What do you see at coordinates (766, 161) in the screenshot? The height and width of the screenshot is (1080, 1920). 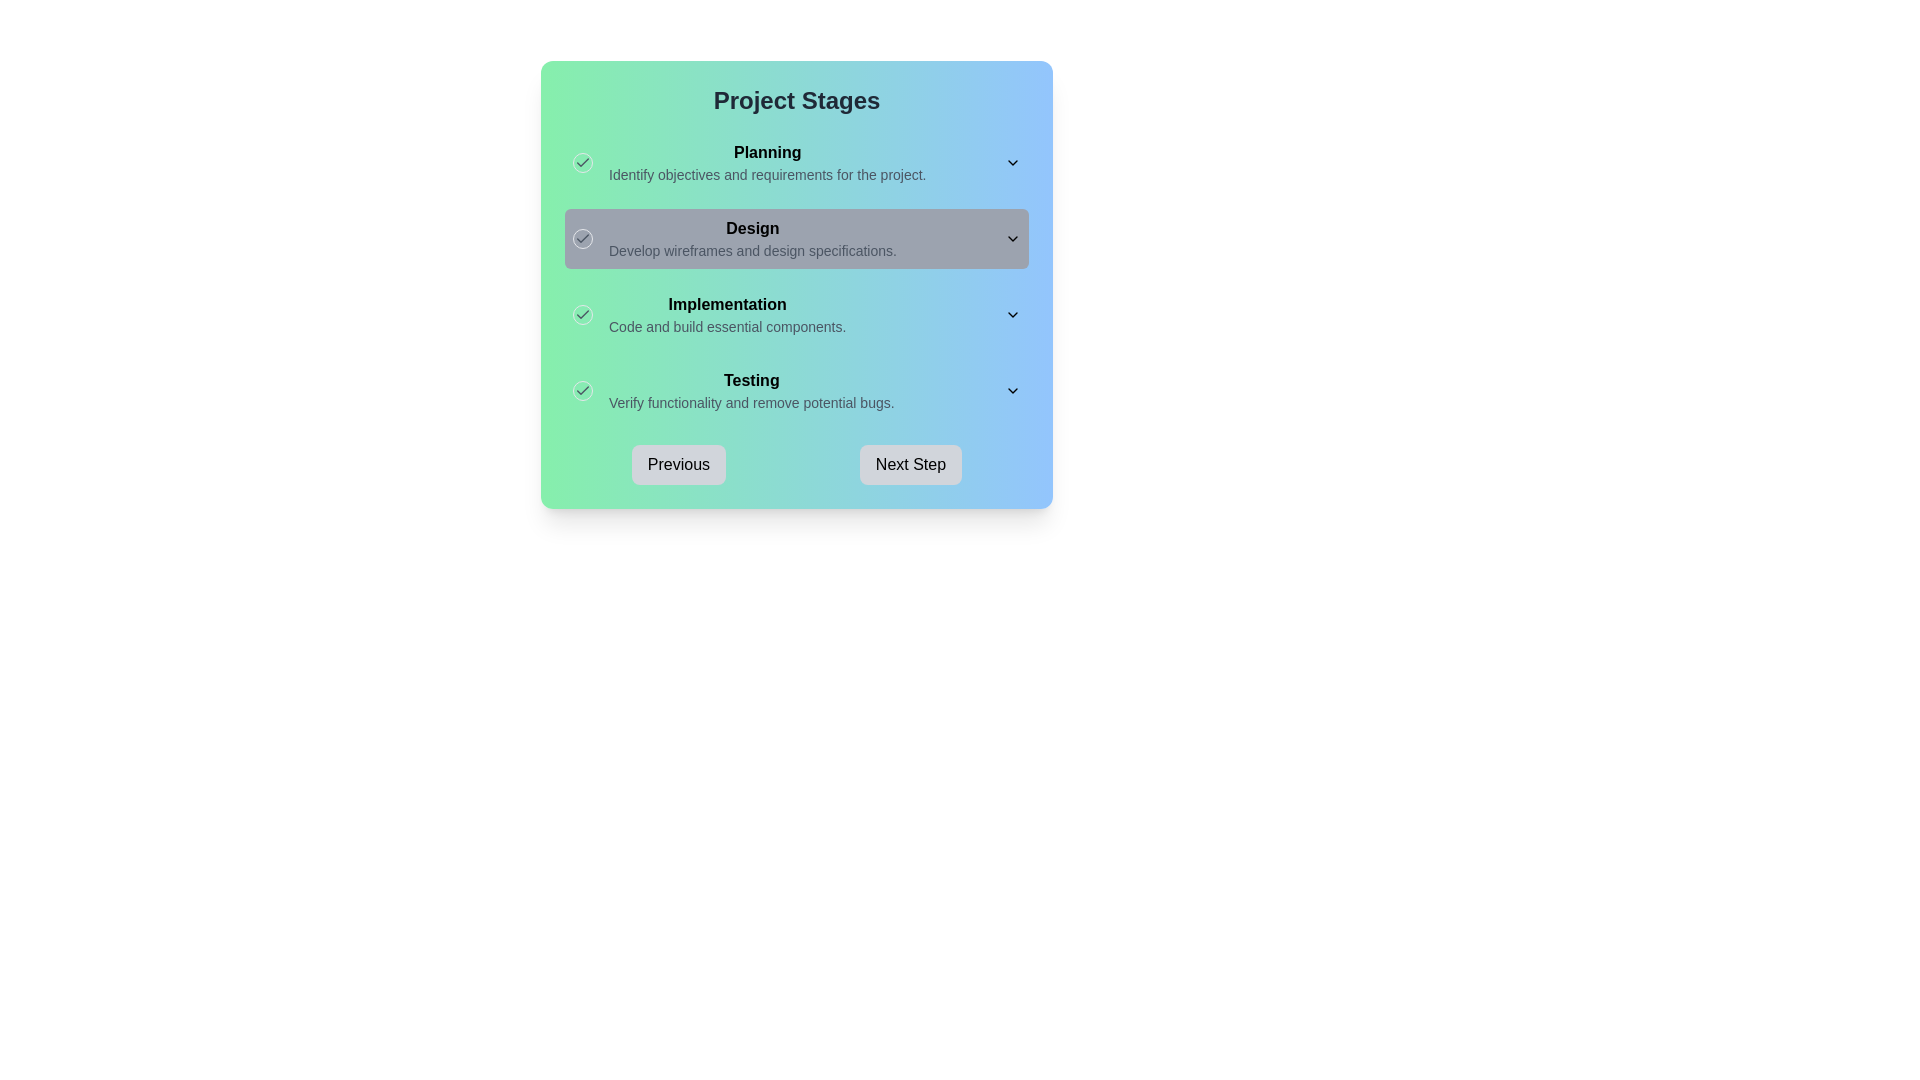 I see `the text block with the bold header 'Planning' and its description 'Identify objectives and requirements for the project.'` at bounding box center [766, 161].